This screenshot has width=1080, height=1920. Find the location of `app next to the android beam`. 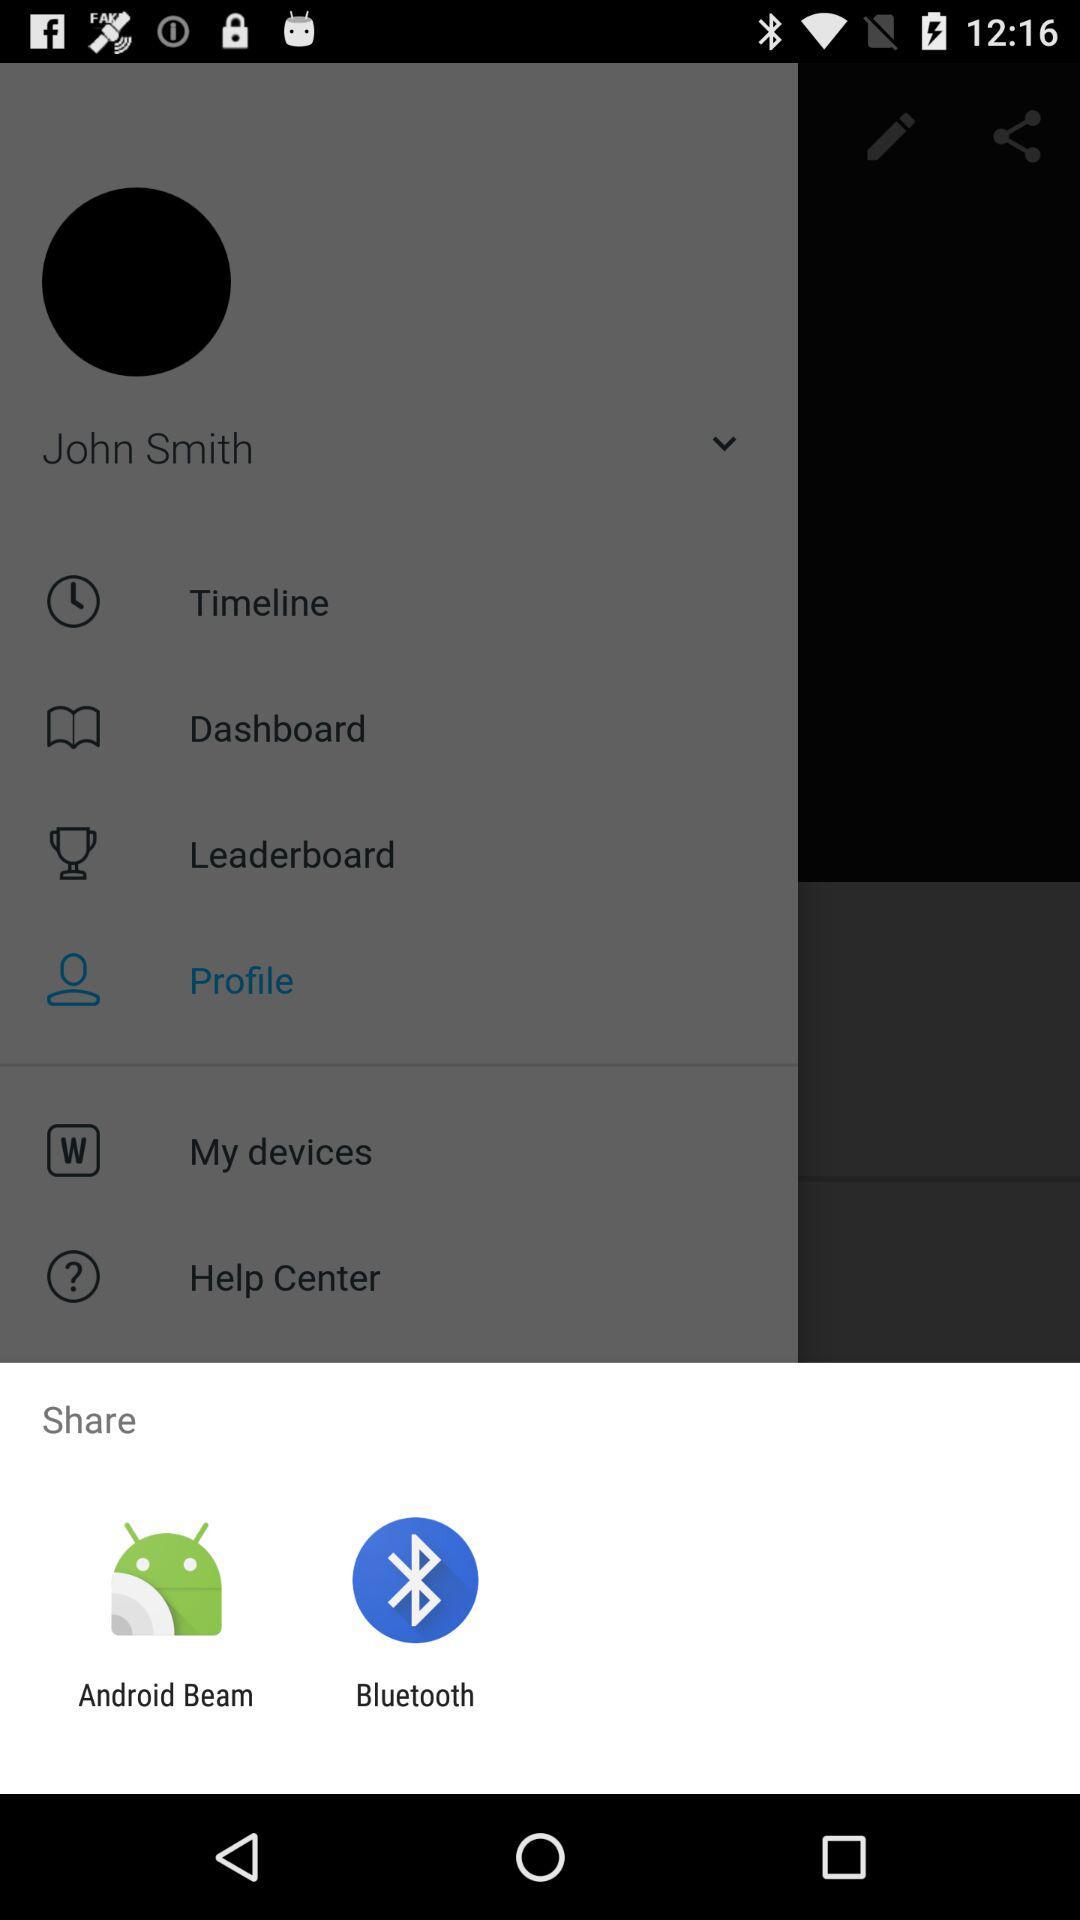

app next to the android beam is located at coordinates (414, 1711).